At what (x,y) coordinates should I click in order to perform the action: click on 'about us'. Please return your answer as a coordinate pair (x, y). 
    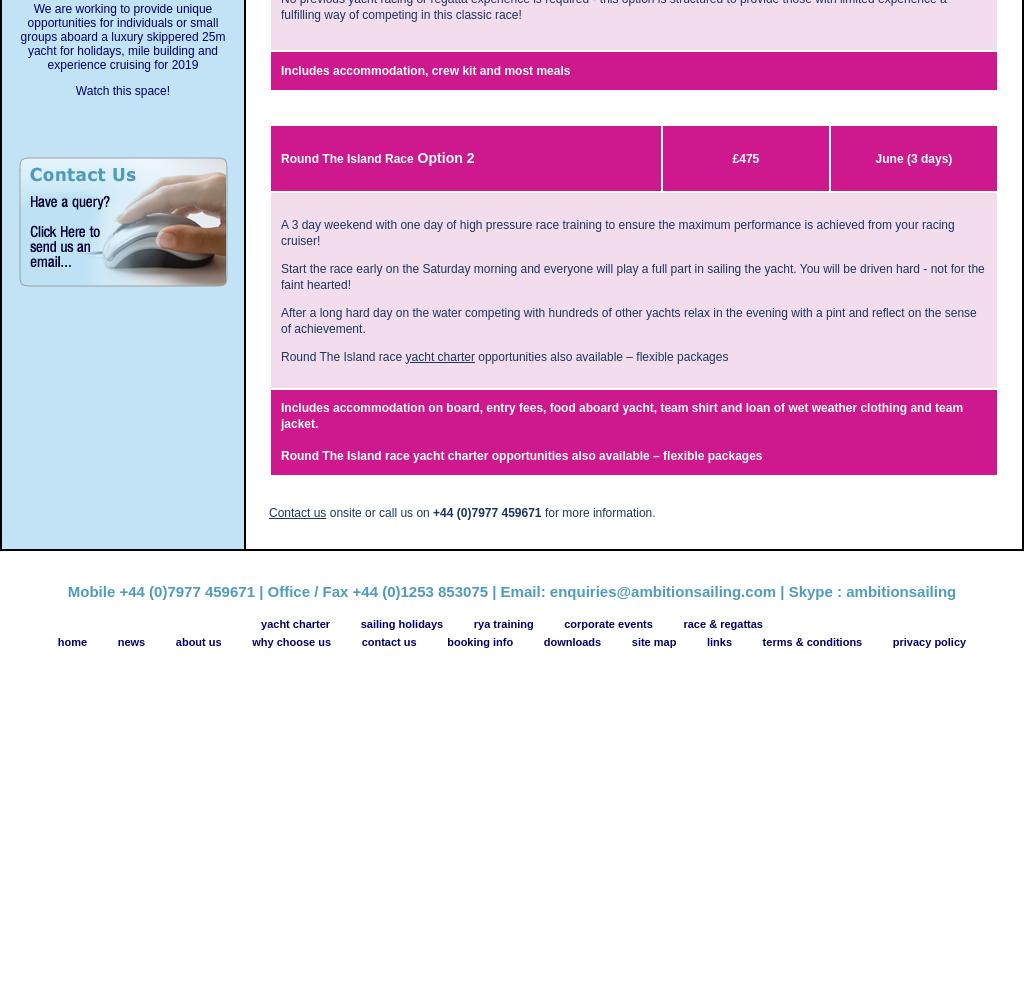
    Looking at the image, I should click on (198, 641).